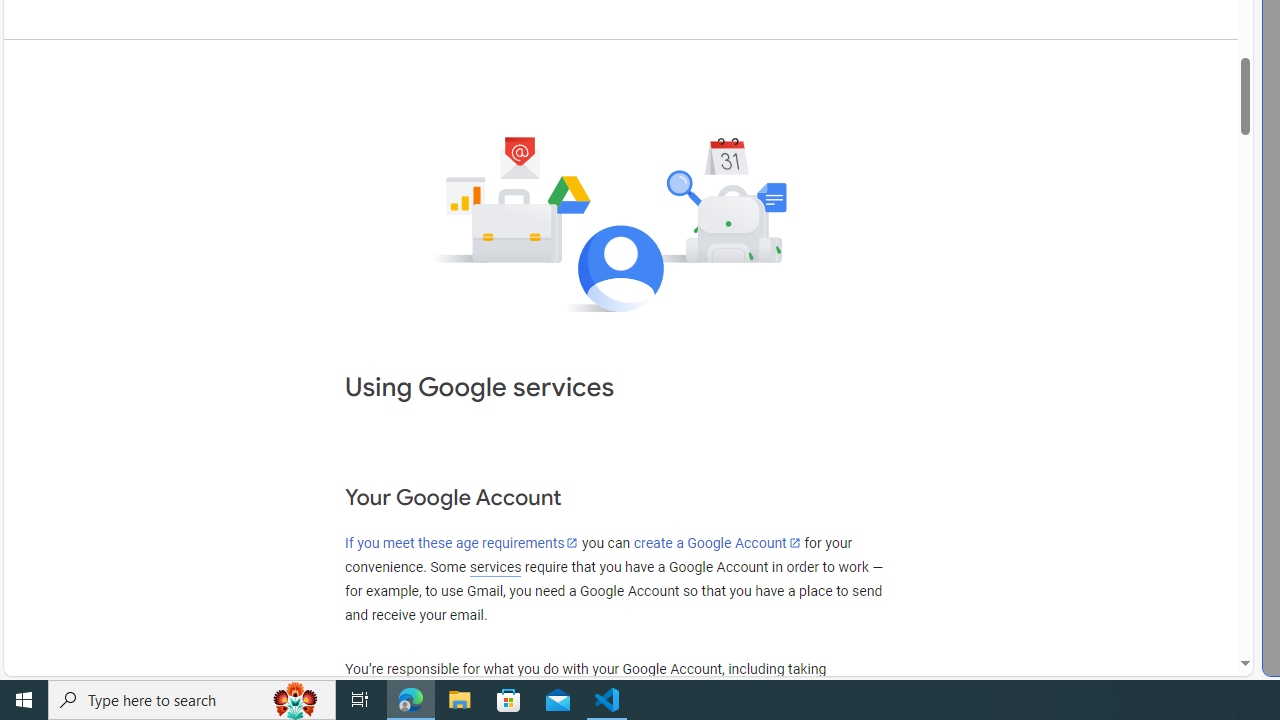 This screenshot has width=1280, height=720. I want to click on 'Task View', so click(359, 698).